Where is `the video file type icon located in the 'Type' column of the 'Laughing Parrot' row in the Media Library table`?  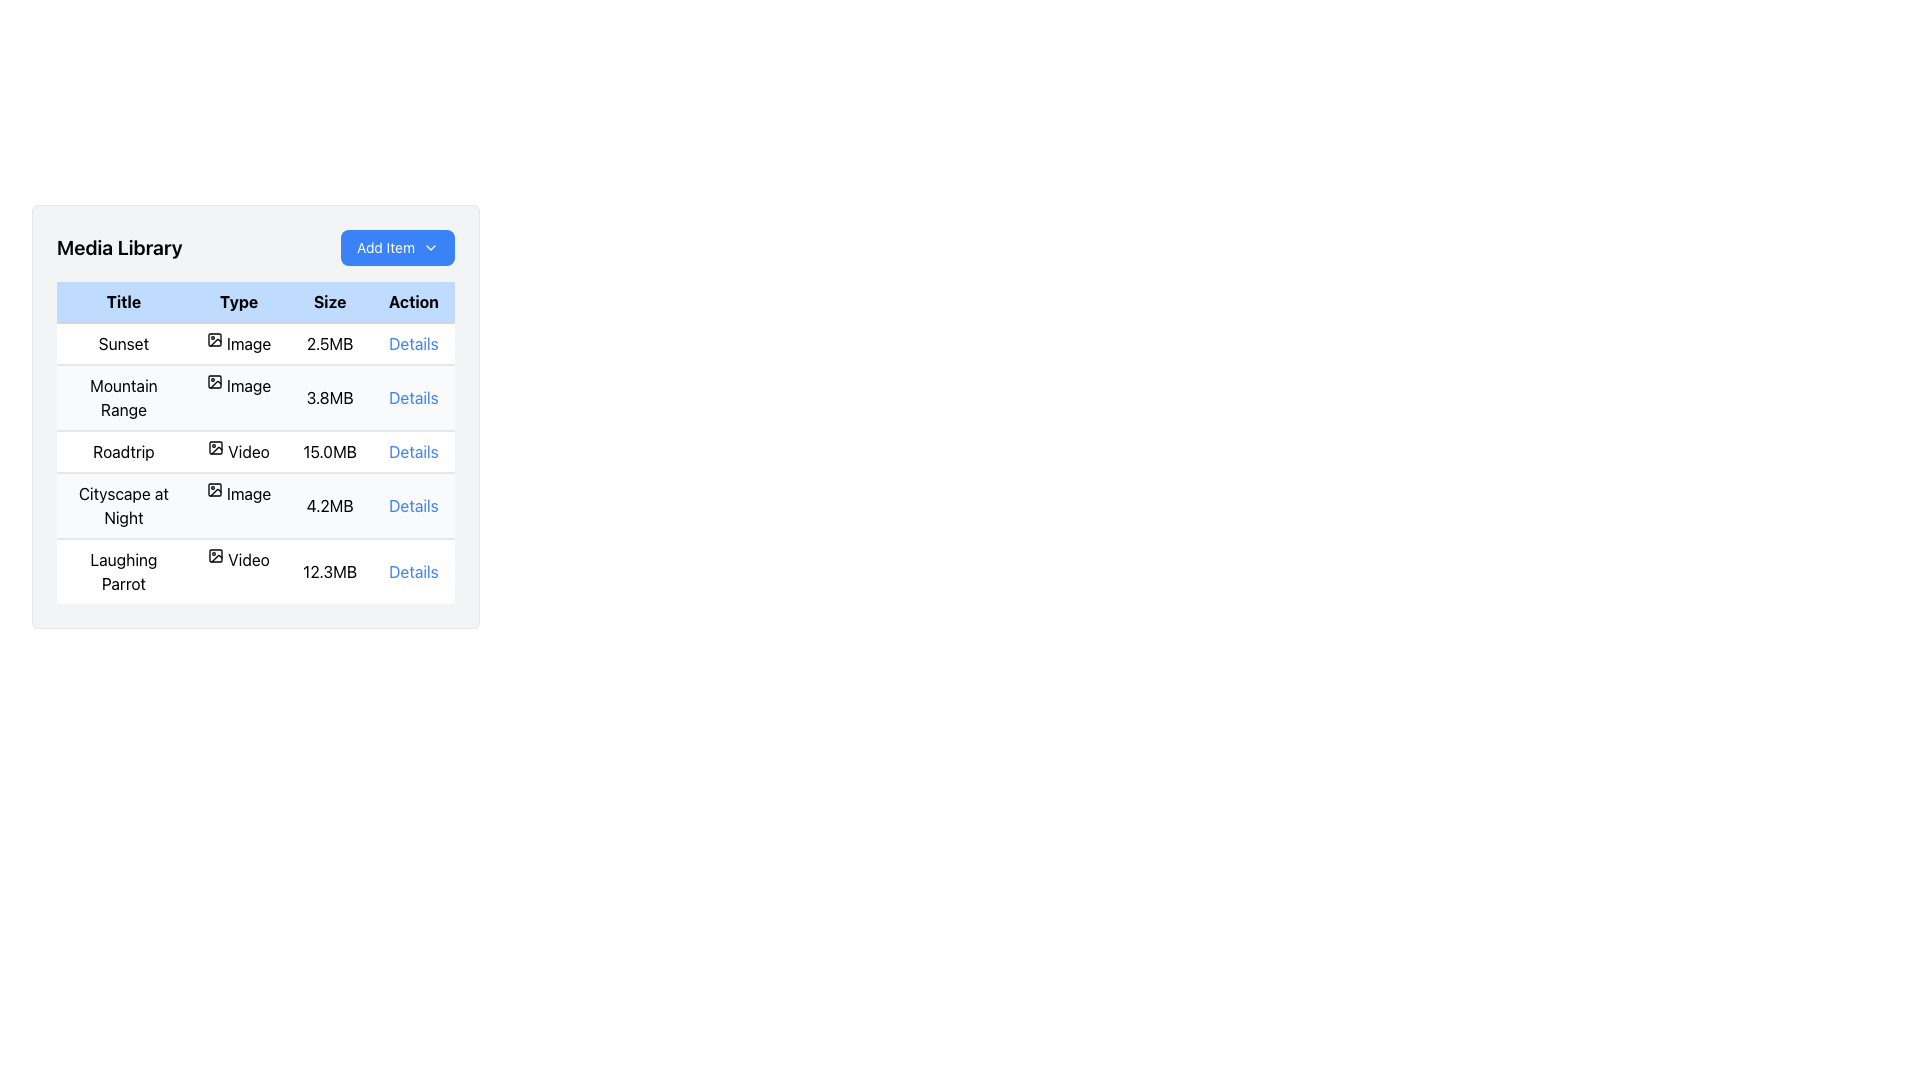 the video file type icon located in the 'Type' column of the 'Laughing Parrot' row in the Media Library table is located at coordinates (216, 555).